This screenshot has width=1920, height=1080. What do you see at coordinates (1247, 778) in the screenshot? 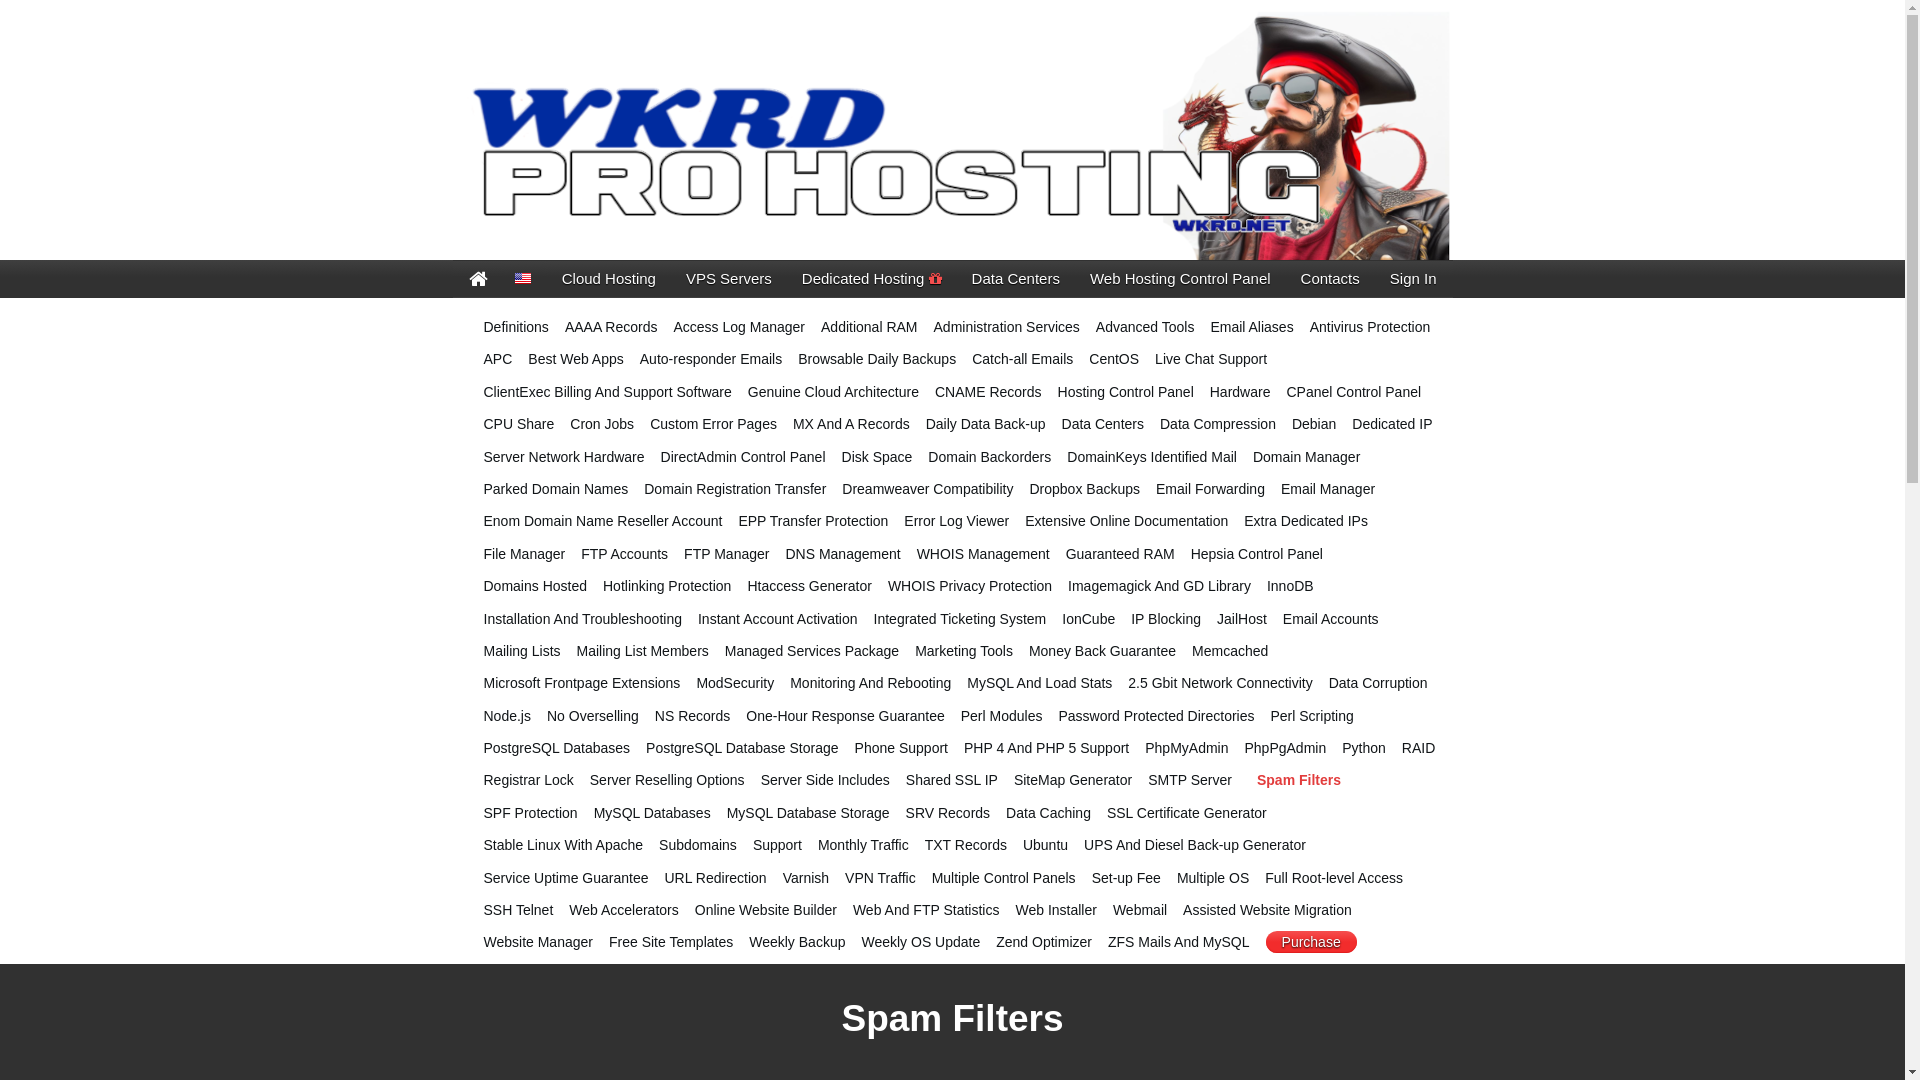
I see `'Spam Filters'` at bounding box center [1247, 778].